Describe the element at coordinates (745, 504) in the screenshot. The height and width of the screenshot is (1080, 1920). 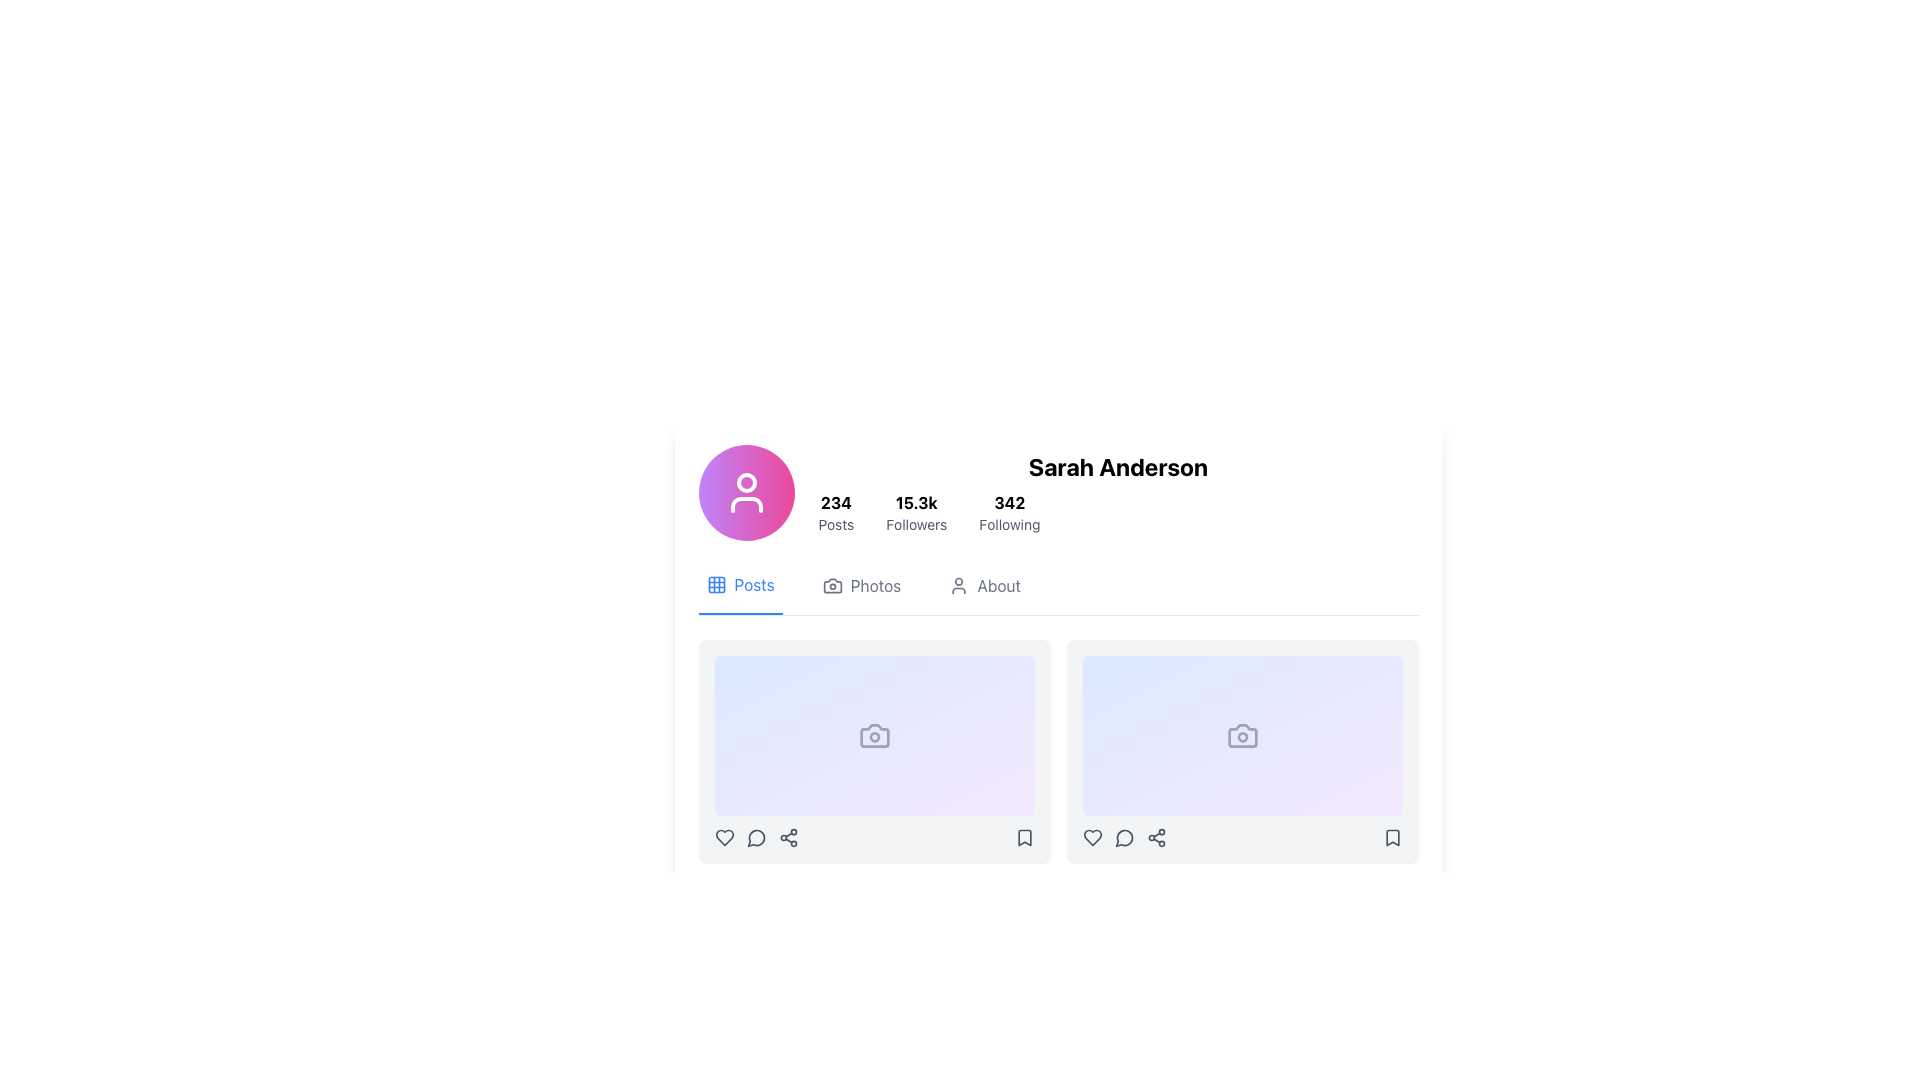
I see `the decorative SVG element that is part of the user avatar icon, located at the bottom of the circular shape in the top-left section of the profile interface` at that location.